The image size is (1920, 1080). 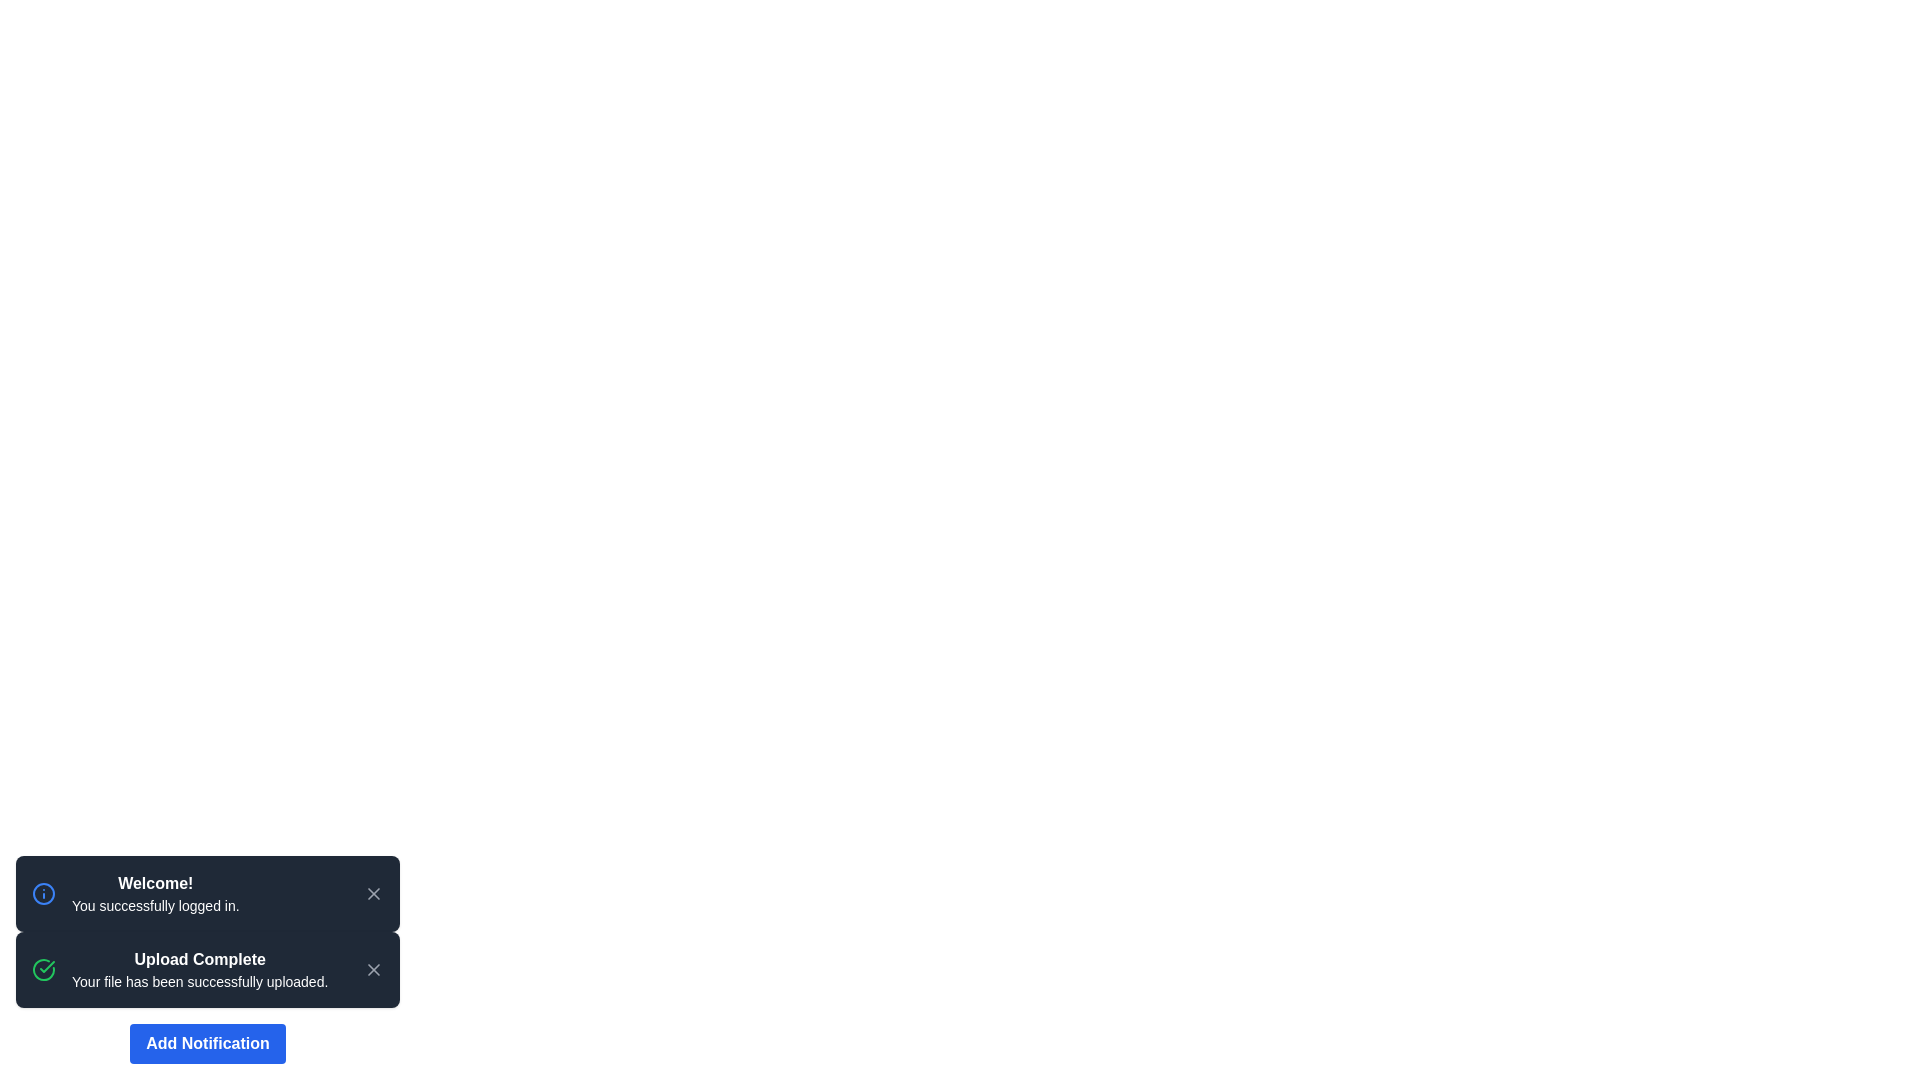 What do you see at coordinates (43, 893) in the screenshot?
I see `the blue circular 'info' icon with a white background and vertical exclamation point, located at the top-left of the first notification card, to the left of the 'Welcome!' text` at bounding box center [43, 893].